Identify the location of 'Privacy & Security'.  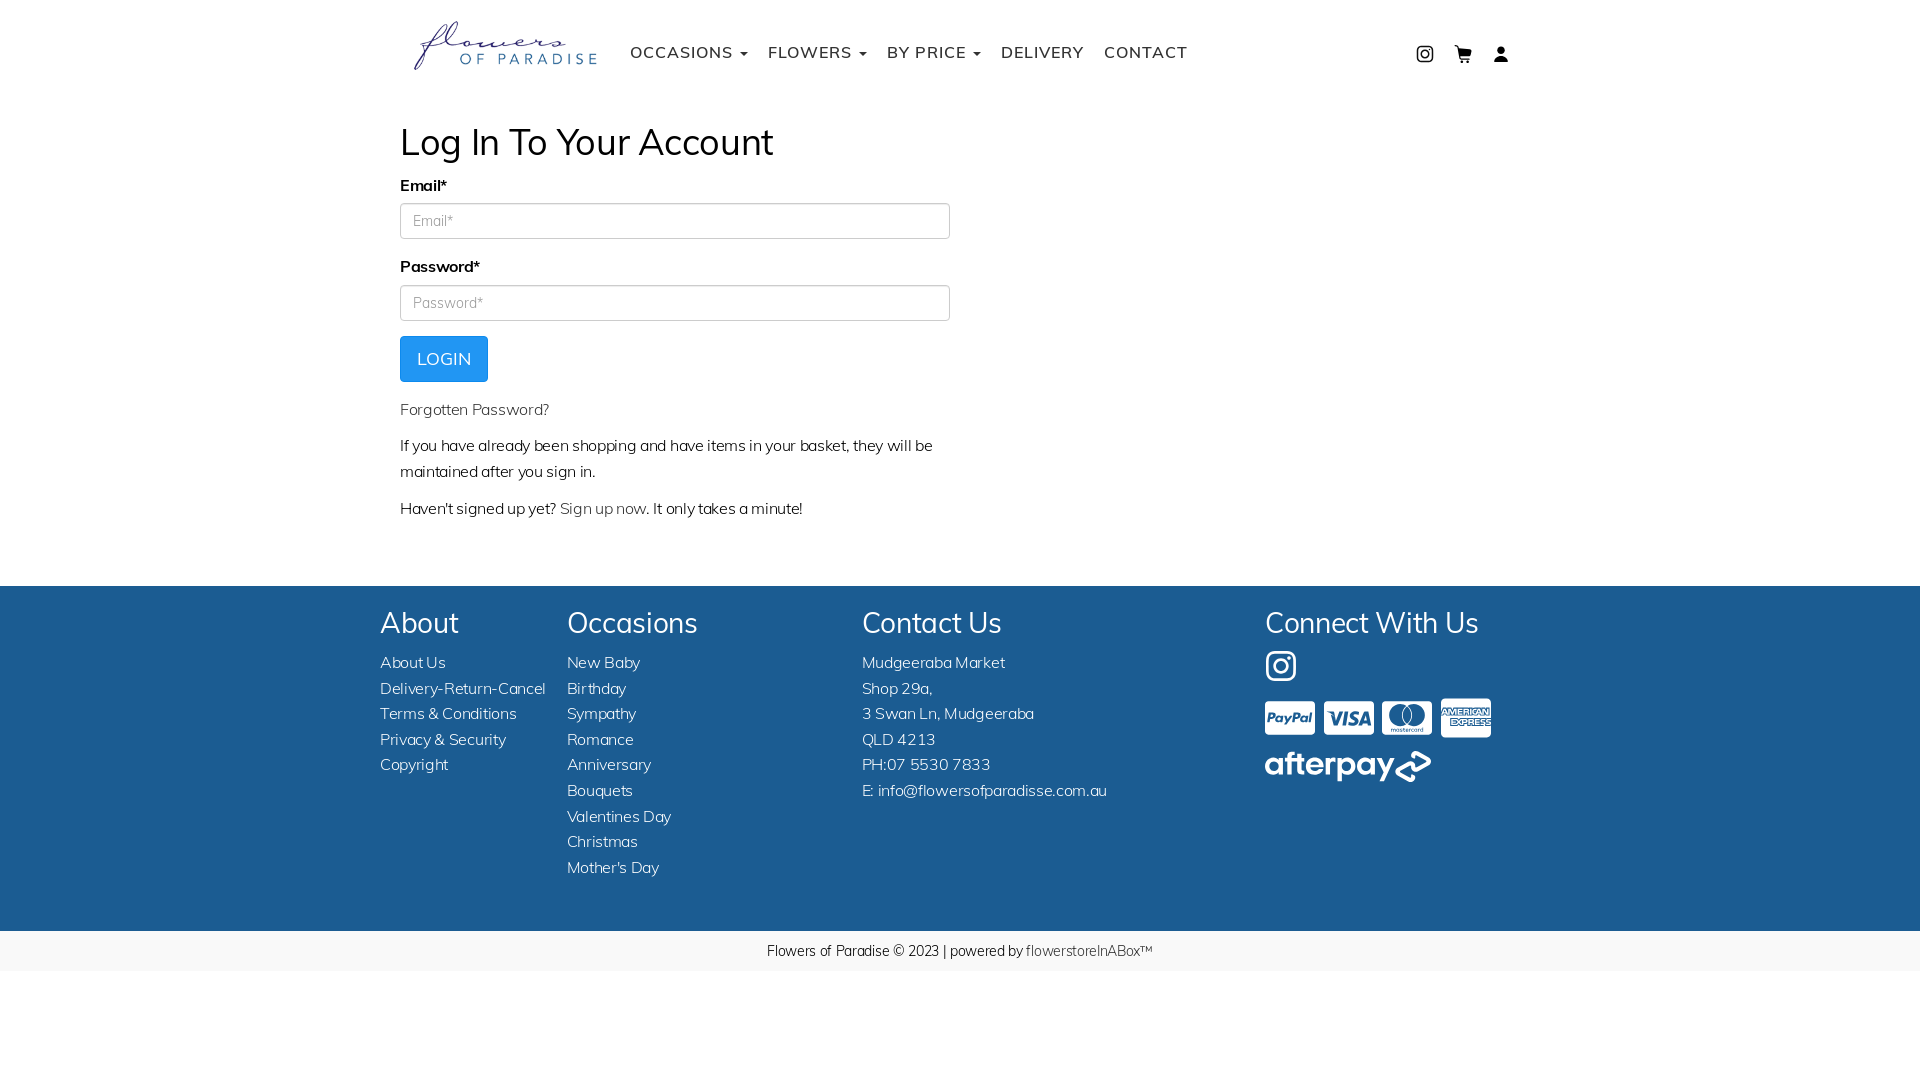
(441, 739).